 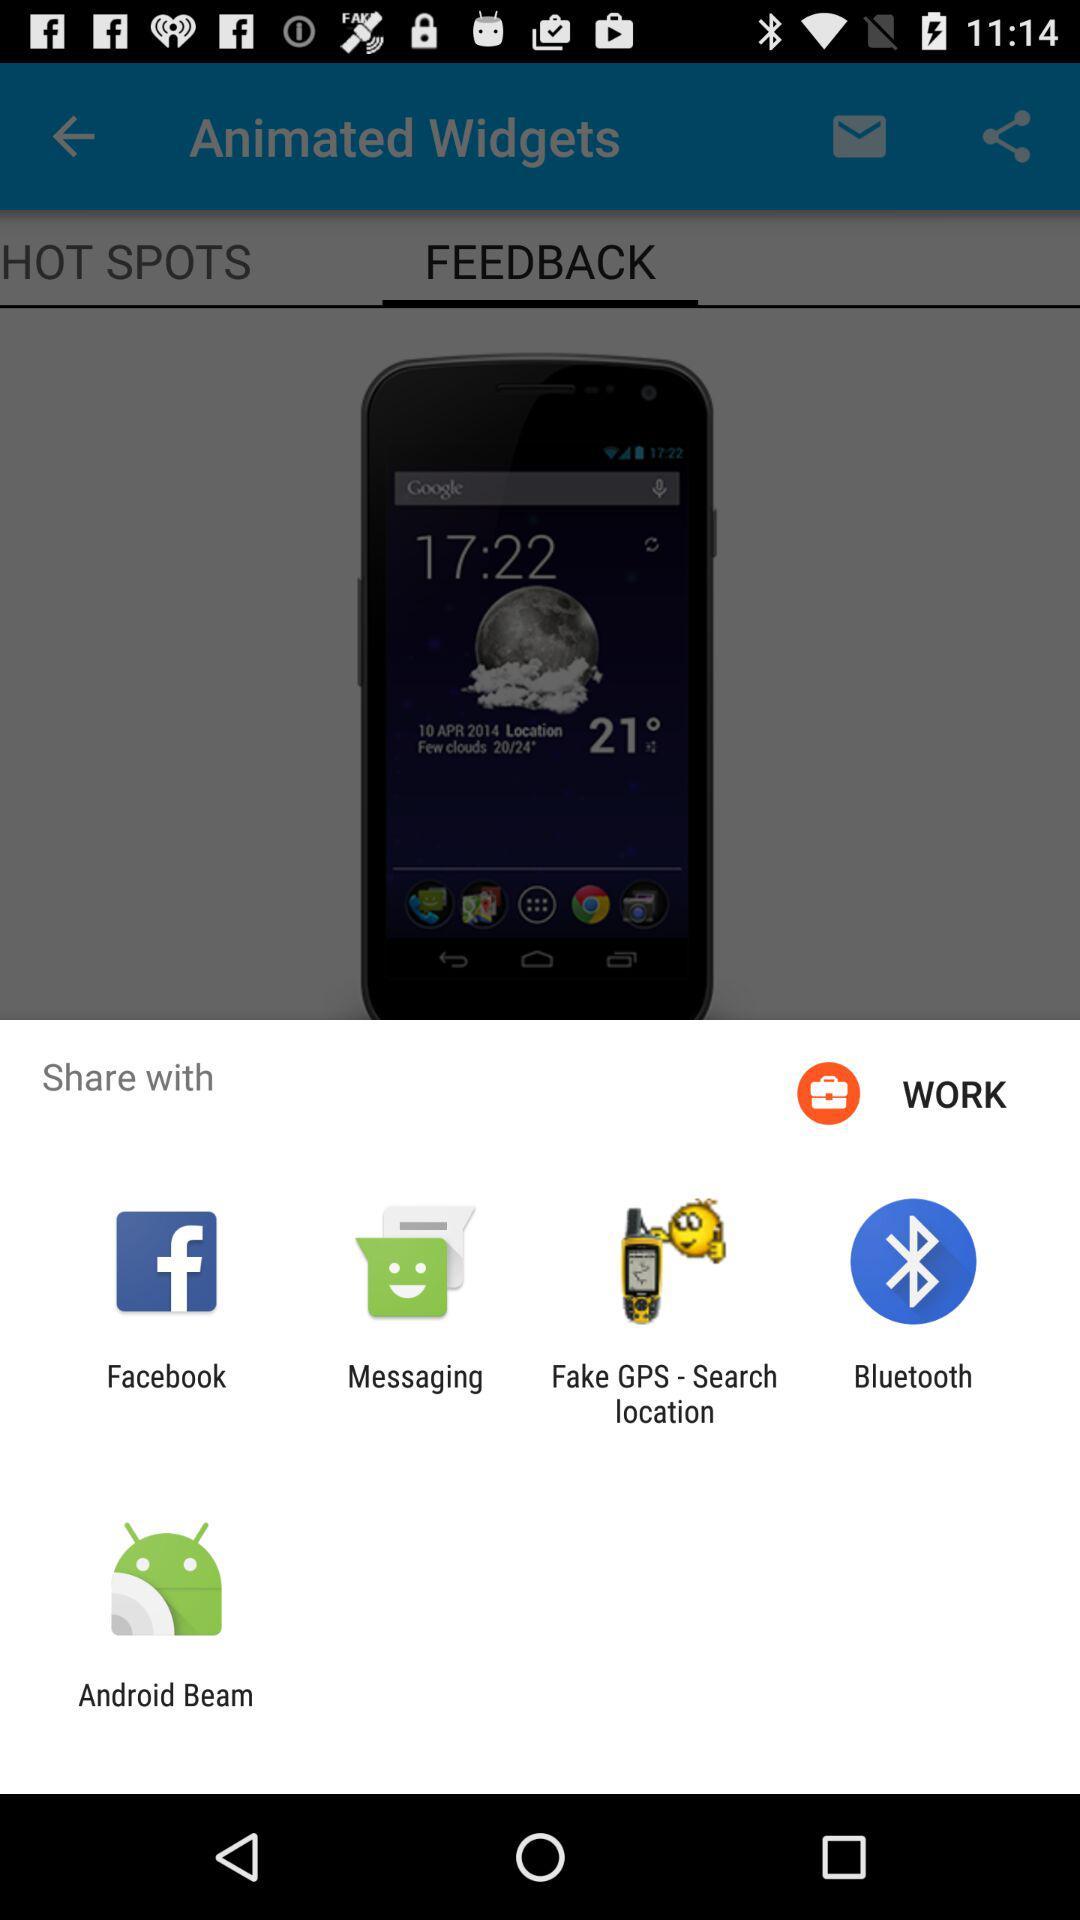 What do you see at coordinates (414, 1392) in the screenshot?
I see `the app to the right of facebook icon` at bounding box center [414, 1392].